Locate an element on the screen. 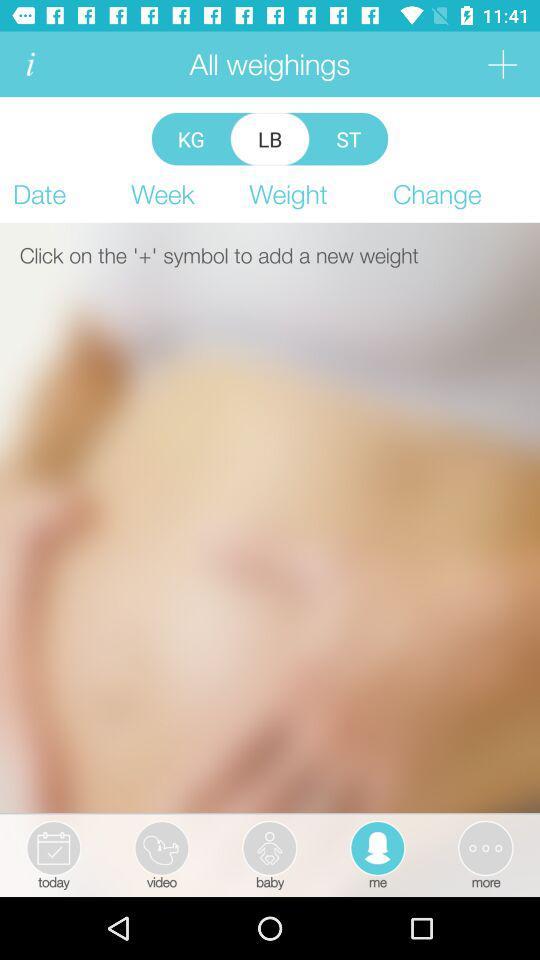 Image resolution: width=540 pixels, height=960 pixels. item next to lb icon is located at coordinates (191, 138).